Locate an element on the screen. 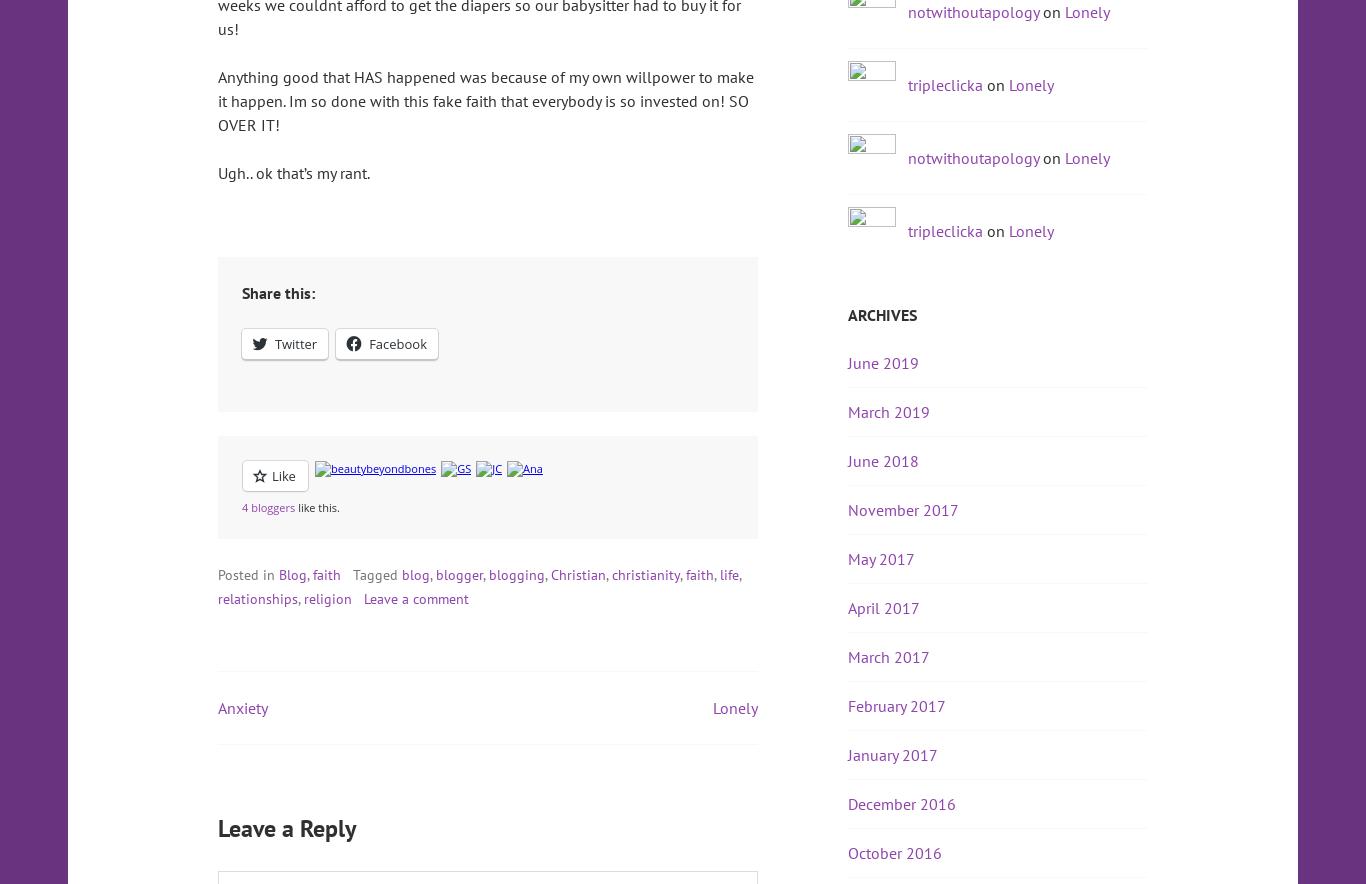 Image resolution: width=1366 pixels, height=884 pixels. 'blogging' is located at coordinates (517, 574).